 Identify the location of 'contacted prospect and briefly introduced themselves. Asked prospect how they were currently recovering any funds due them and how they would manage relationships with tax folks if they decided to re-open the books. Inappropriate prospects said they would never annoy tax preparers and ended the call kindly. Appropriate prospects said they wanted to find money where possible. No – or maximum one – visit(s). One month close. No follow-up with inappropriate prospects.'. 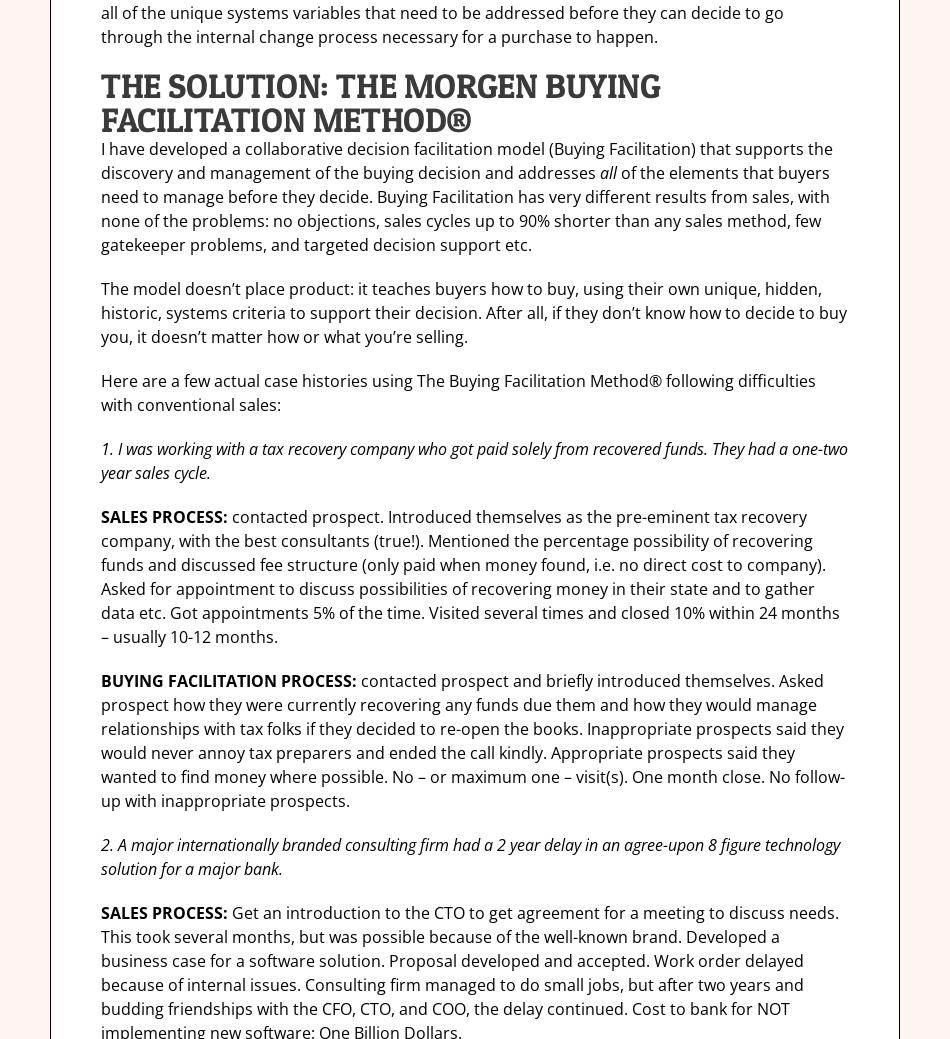
(100, 740).